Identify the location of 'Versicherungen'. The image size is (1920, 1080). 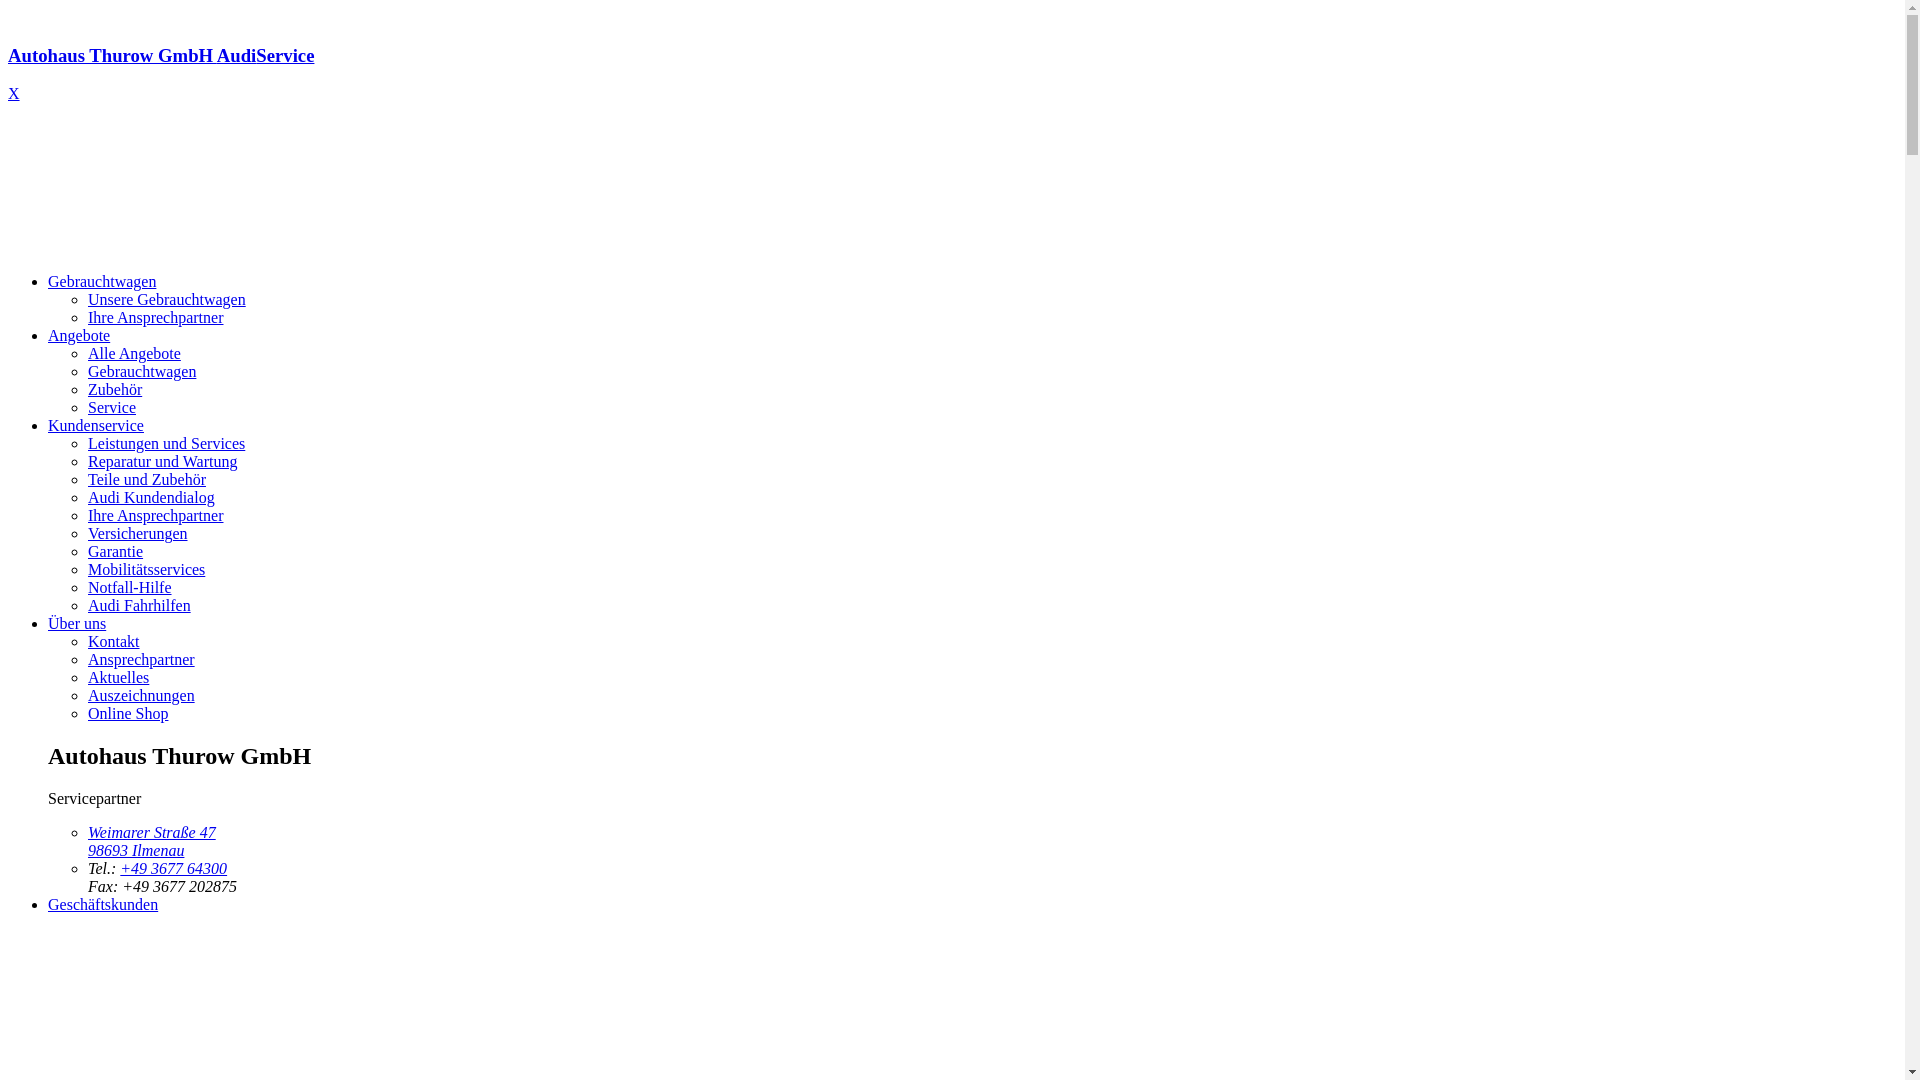
(137, 532).